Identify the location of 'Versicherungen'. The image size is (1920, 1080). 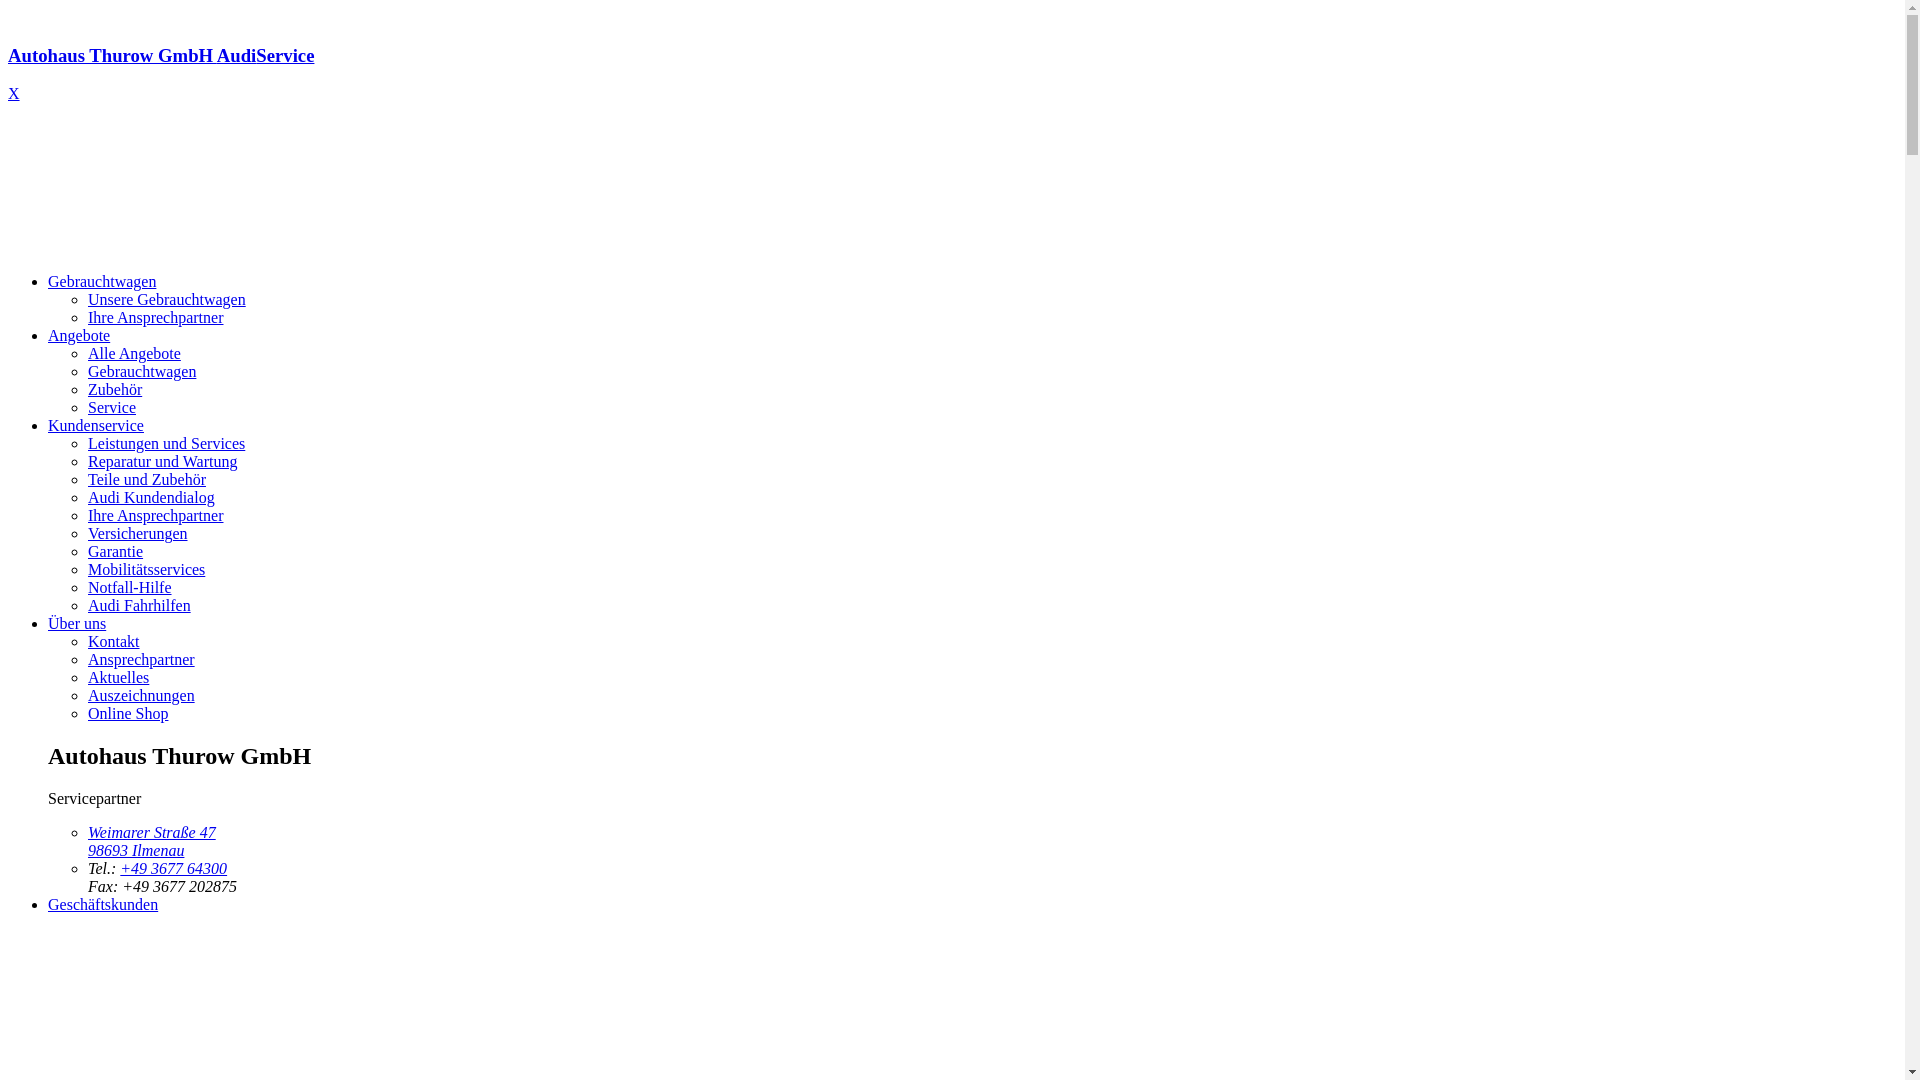
(137, 532).